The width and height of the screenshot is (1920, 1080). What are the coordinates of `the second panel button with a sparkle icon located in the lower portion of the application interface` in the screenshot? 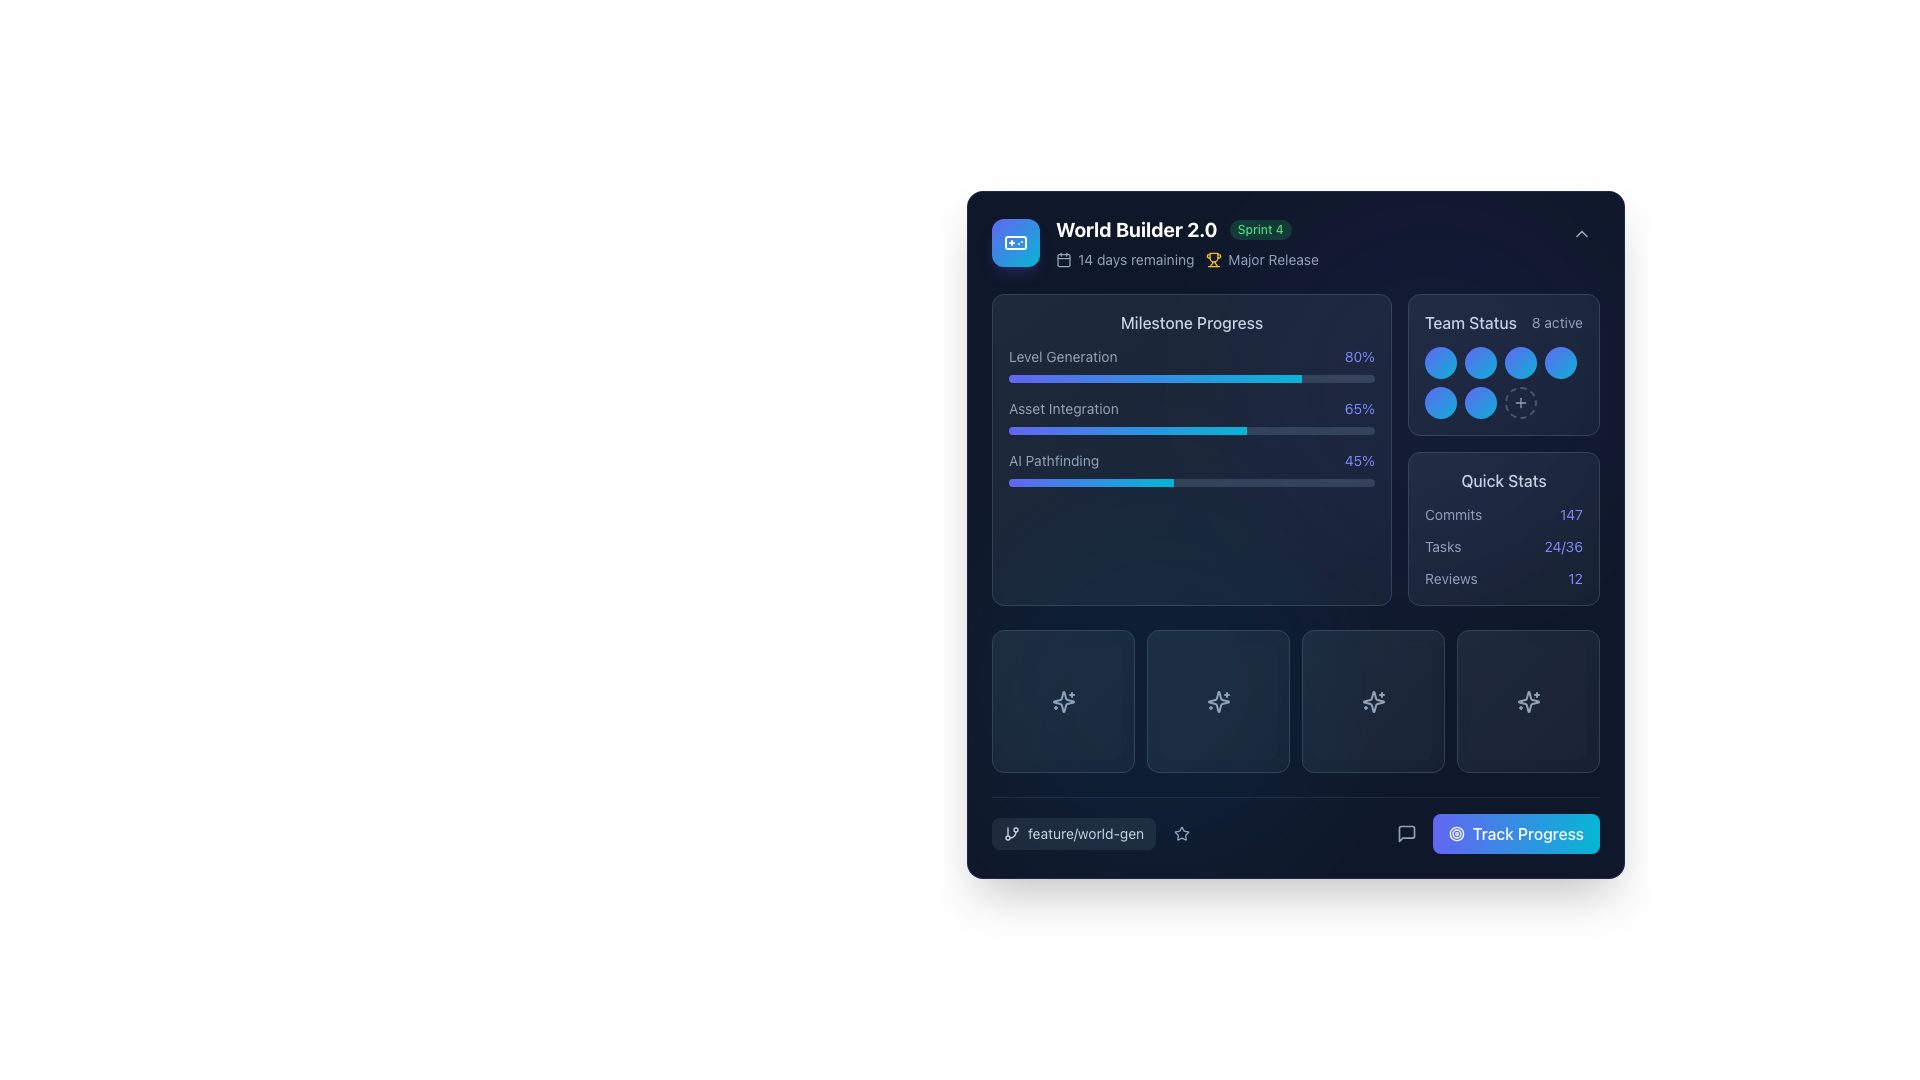 It's located at (1217, 700).